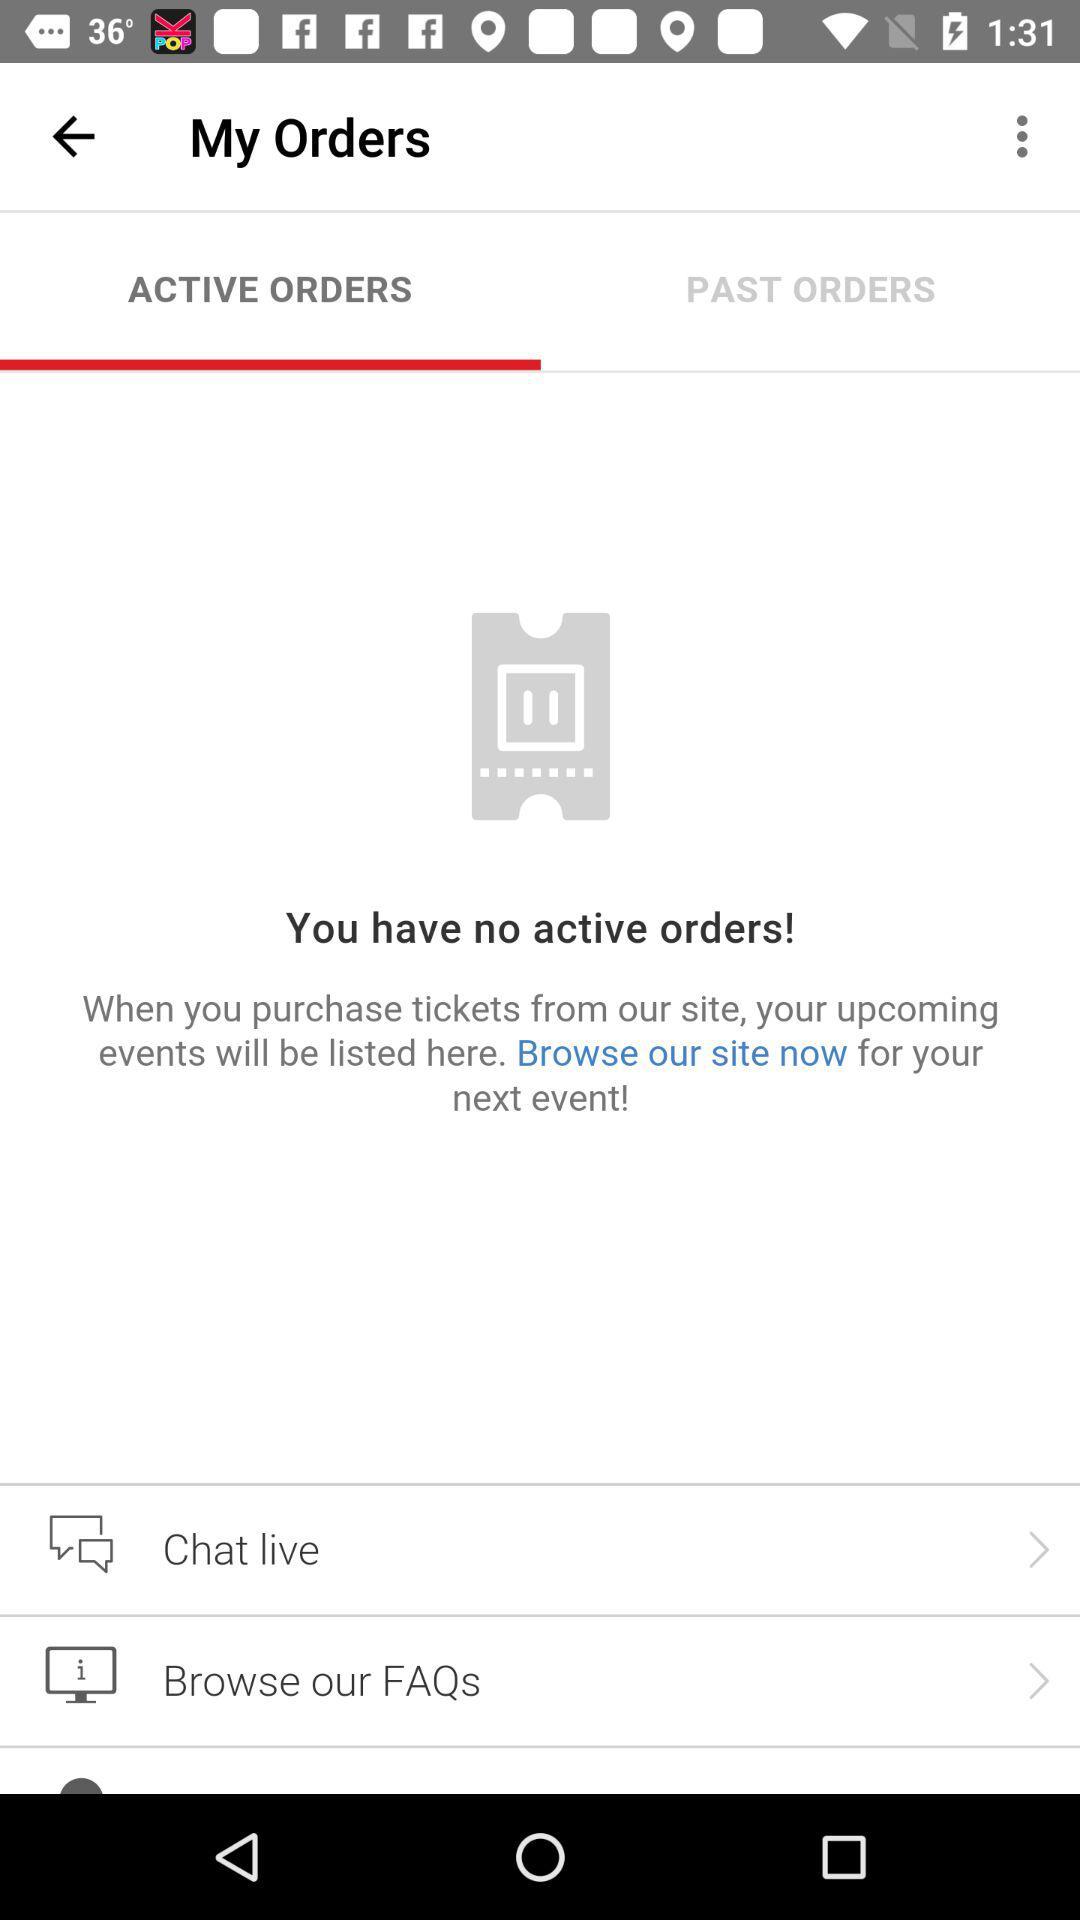 This screenshot has height=1920, width=1080. Describe the element at coordinates (540, 1002) in the screenshot. I see `chat` at that location.